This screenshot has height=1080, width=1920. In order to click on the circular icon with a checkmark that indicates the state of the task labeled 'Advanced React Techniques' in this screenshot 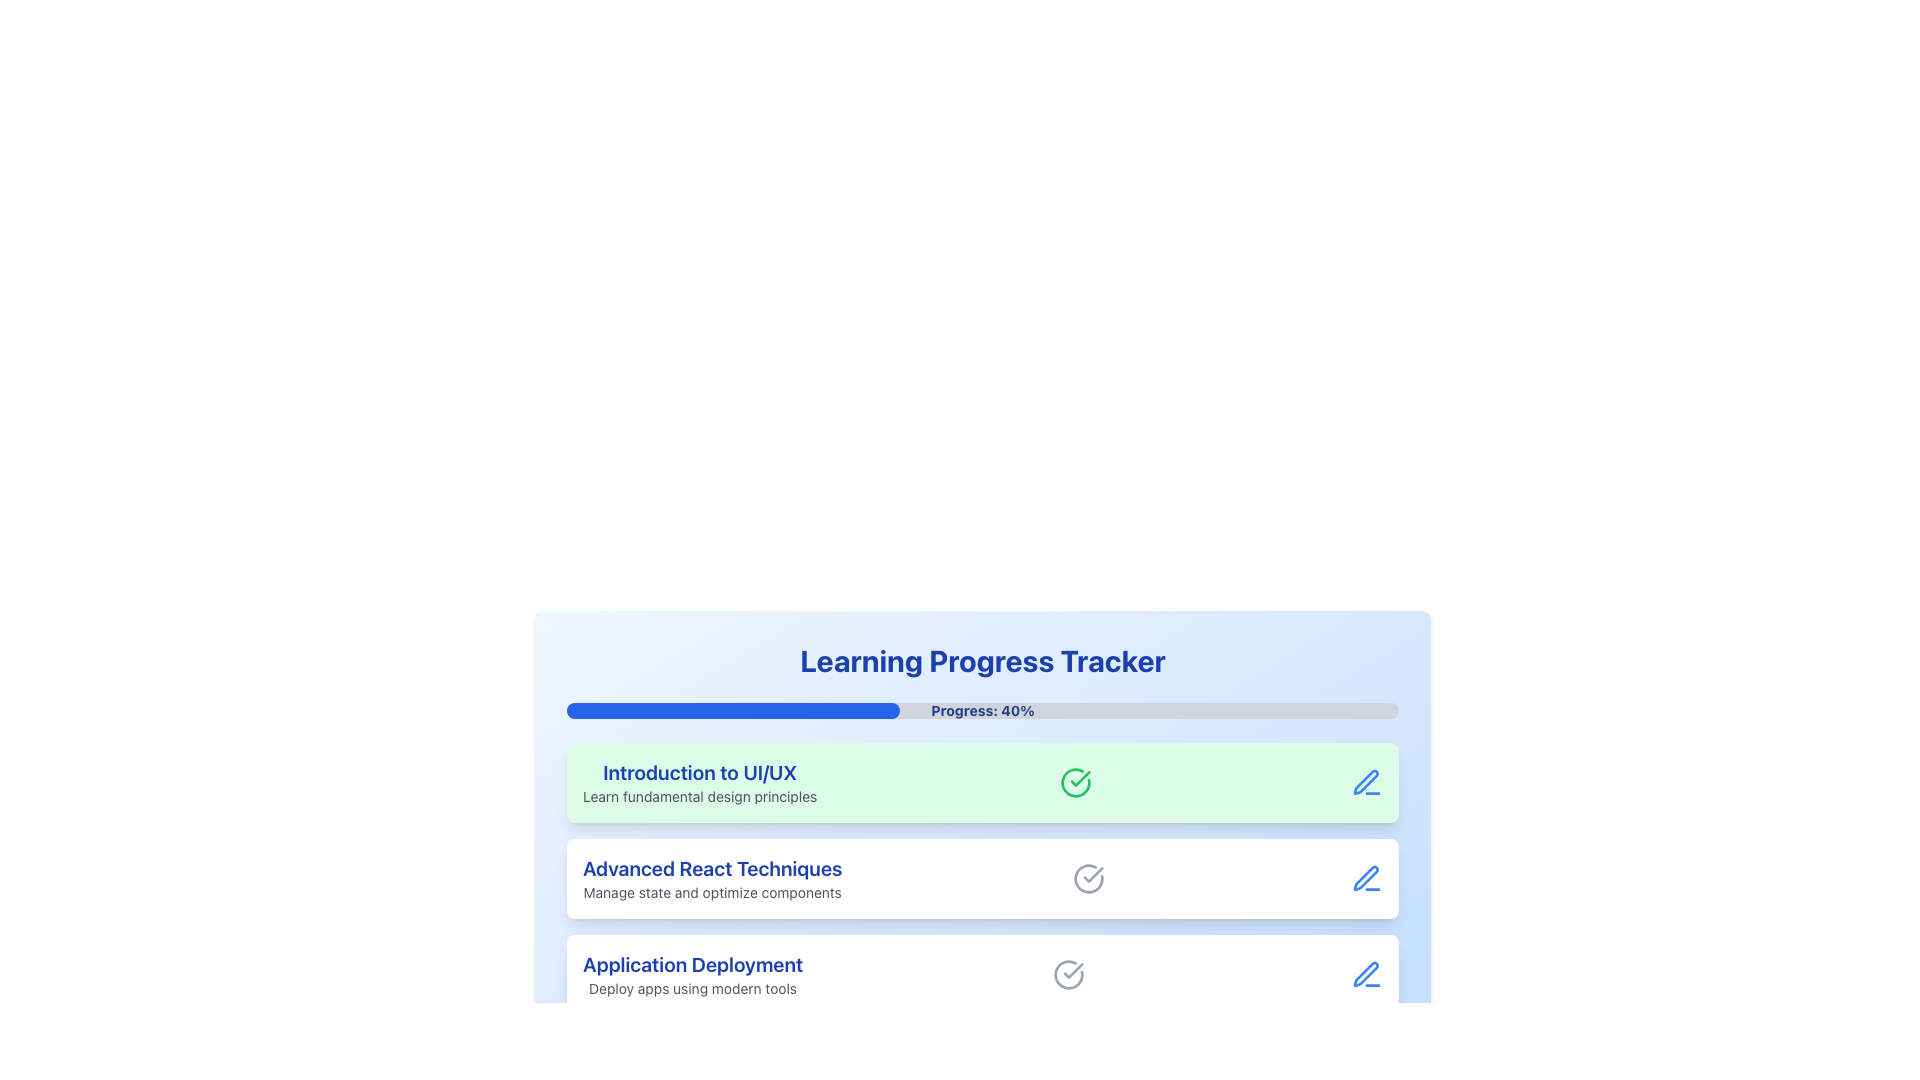, I will do `click(1087, 878)`.